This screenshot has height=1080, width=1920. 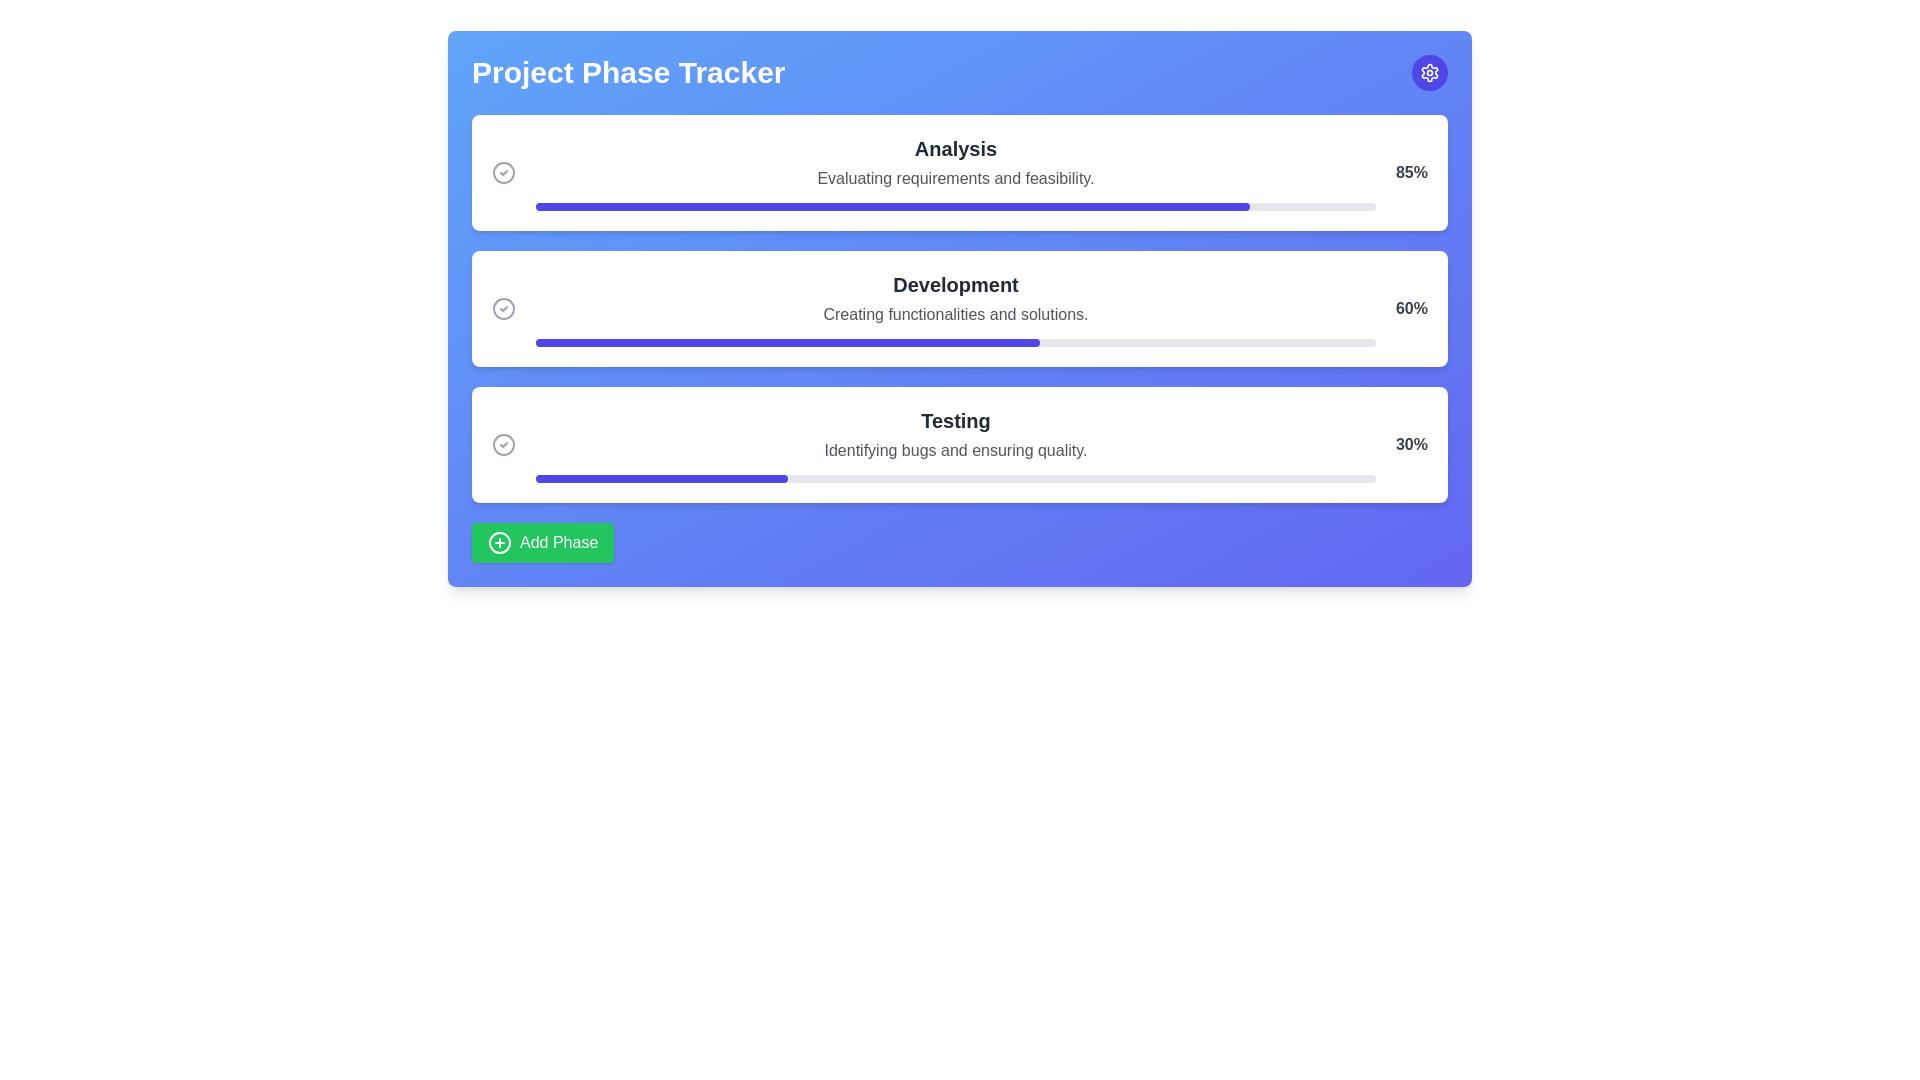 I want to click on the circular '+' icon with a green border inside the 'Add Phase' button located at the bottom-left corner of the card, so click(x=499, y=543).